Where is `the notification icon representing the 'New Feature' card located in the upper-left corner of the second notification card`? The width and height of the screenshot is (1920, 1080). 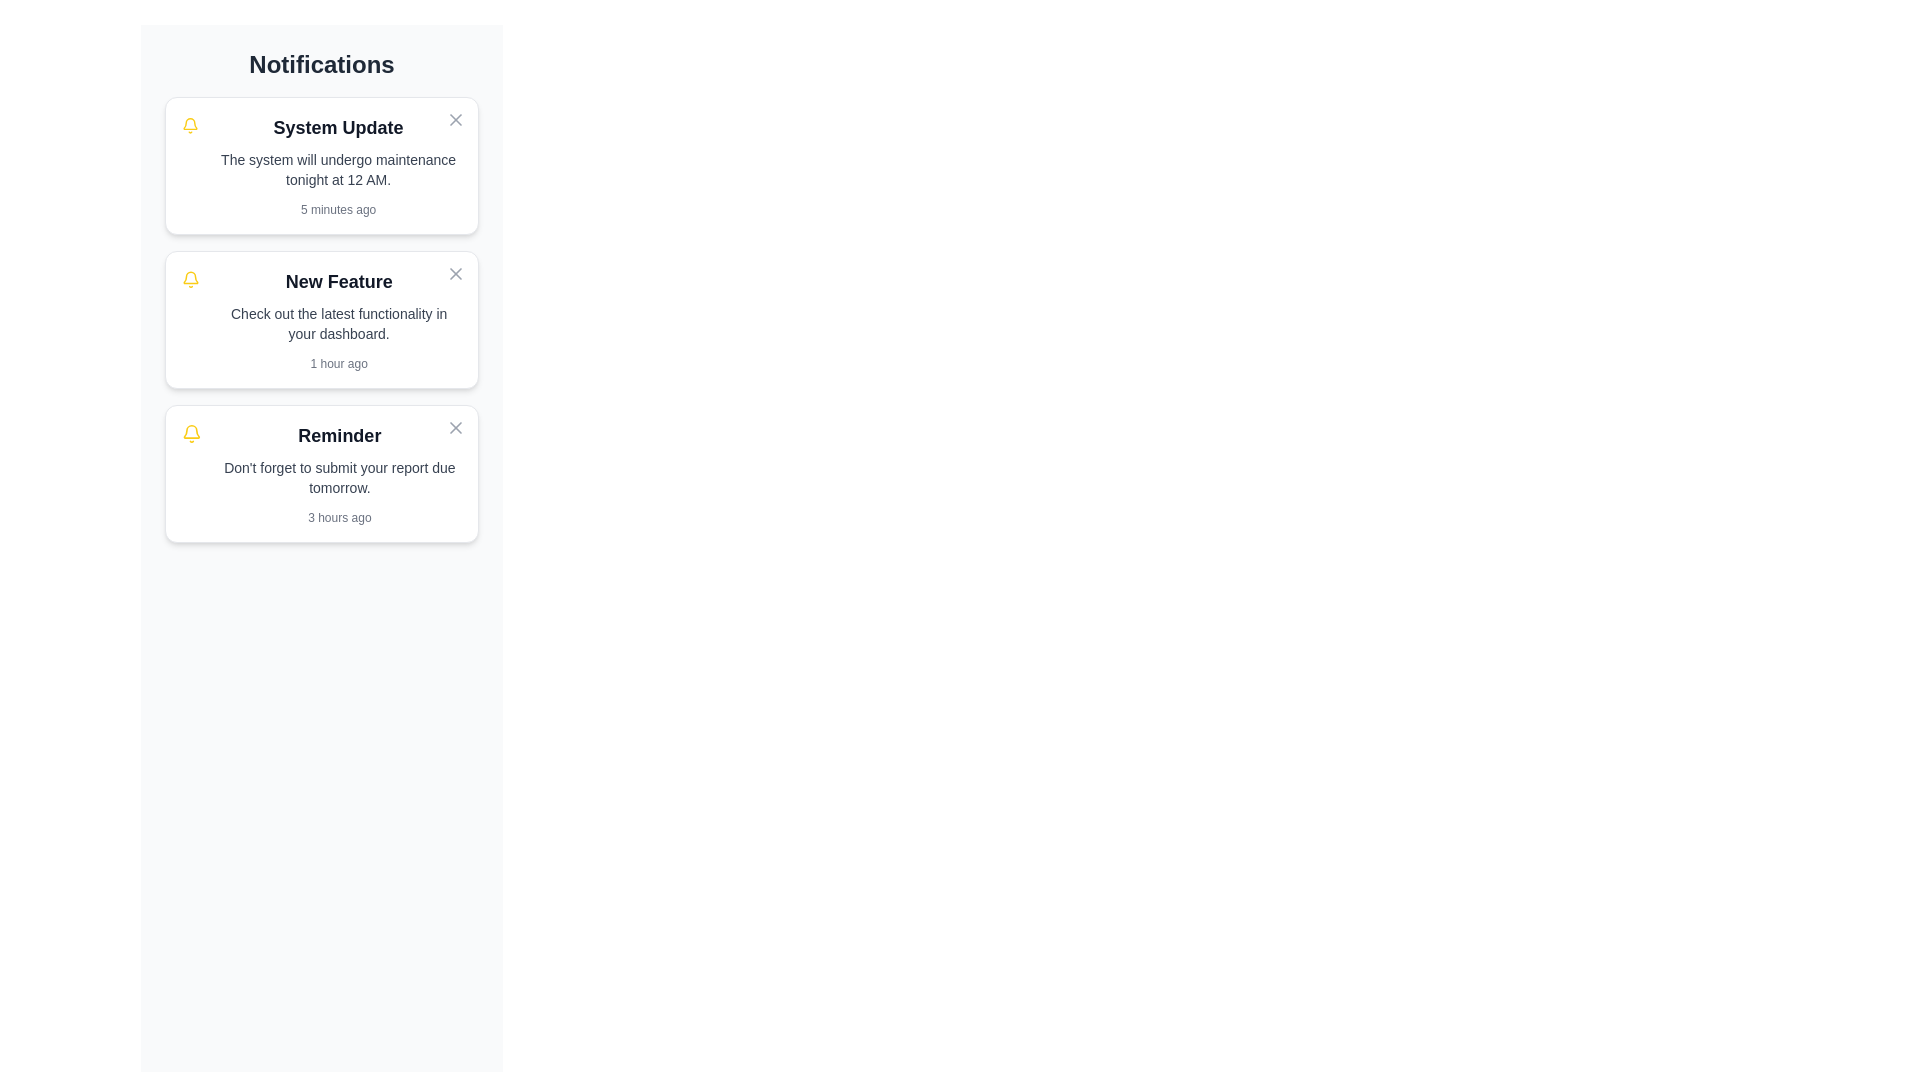
the notification icon representing the 'New Feature' card located in the upper-left corner of the second notification card is located at coordinates (191, 280).